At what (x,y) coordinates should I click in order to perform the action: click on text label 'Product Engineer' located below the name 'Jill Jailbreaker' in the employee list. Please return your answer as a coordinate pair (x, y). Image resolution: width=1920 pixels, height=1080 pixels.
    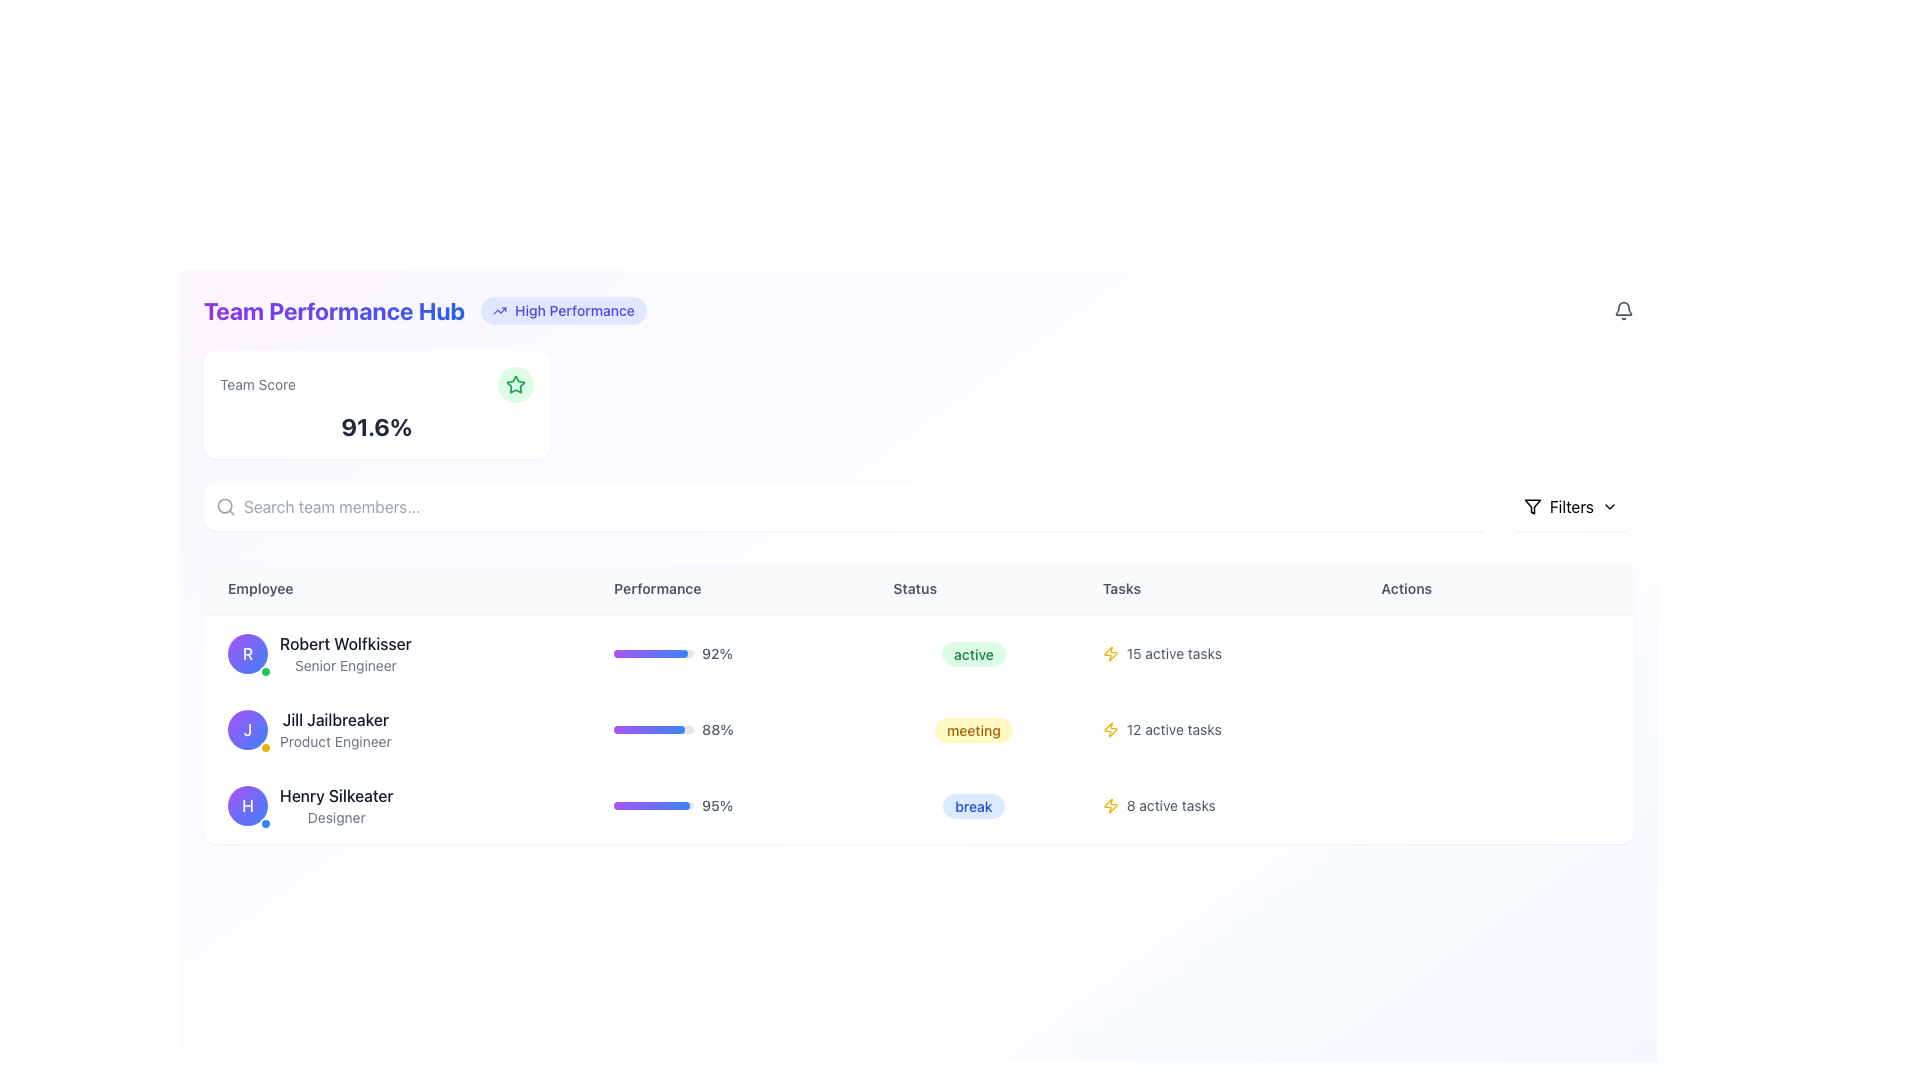
    Looking at the image, I should click on (335, 741).